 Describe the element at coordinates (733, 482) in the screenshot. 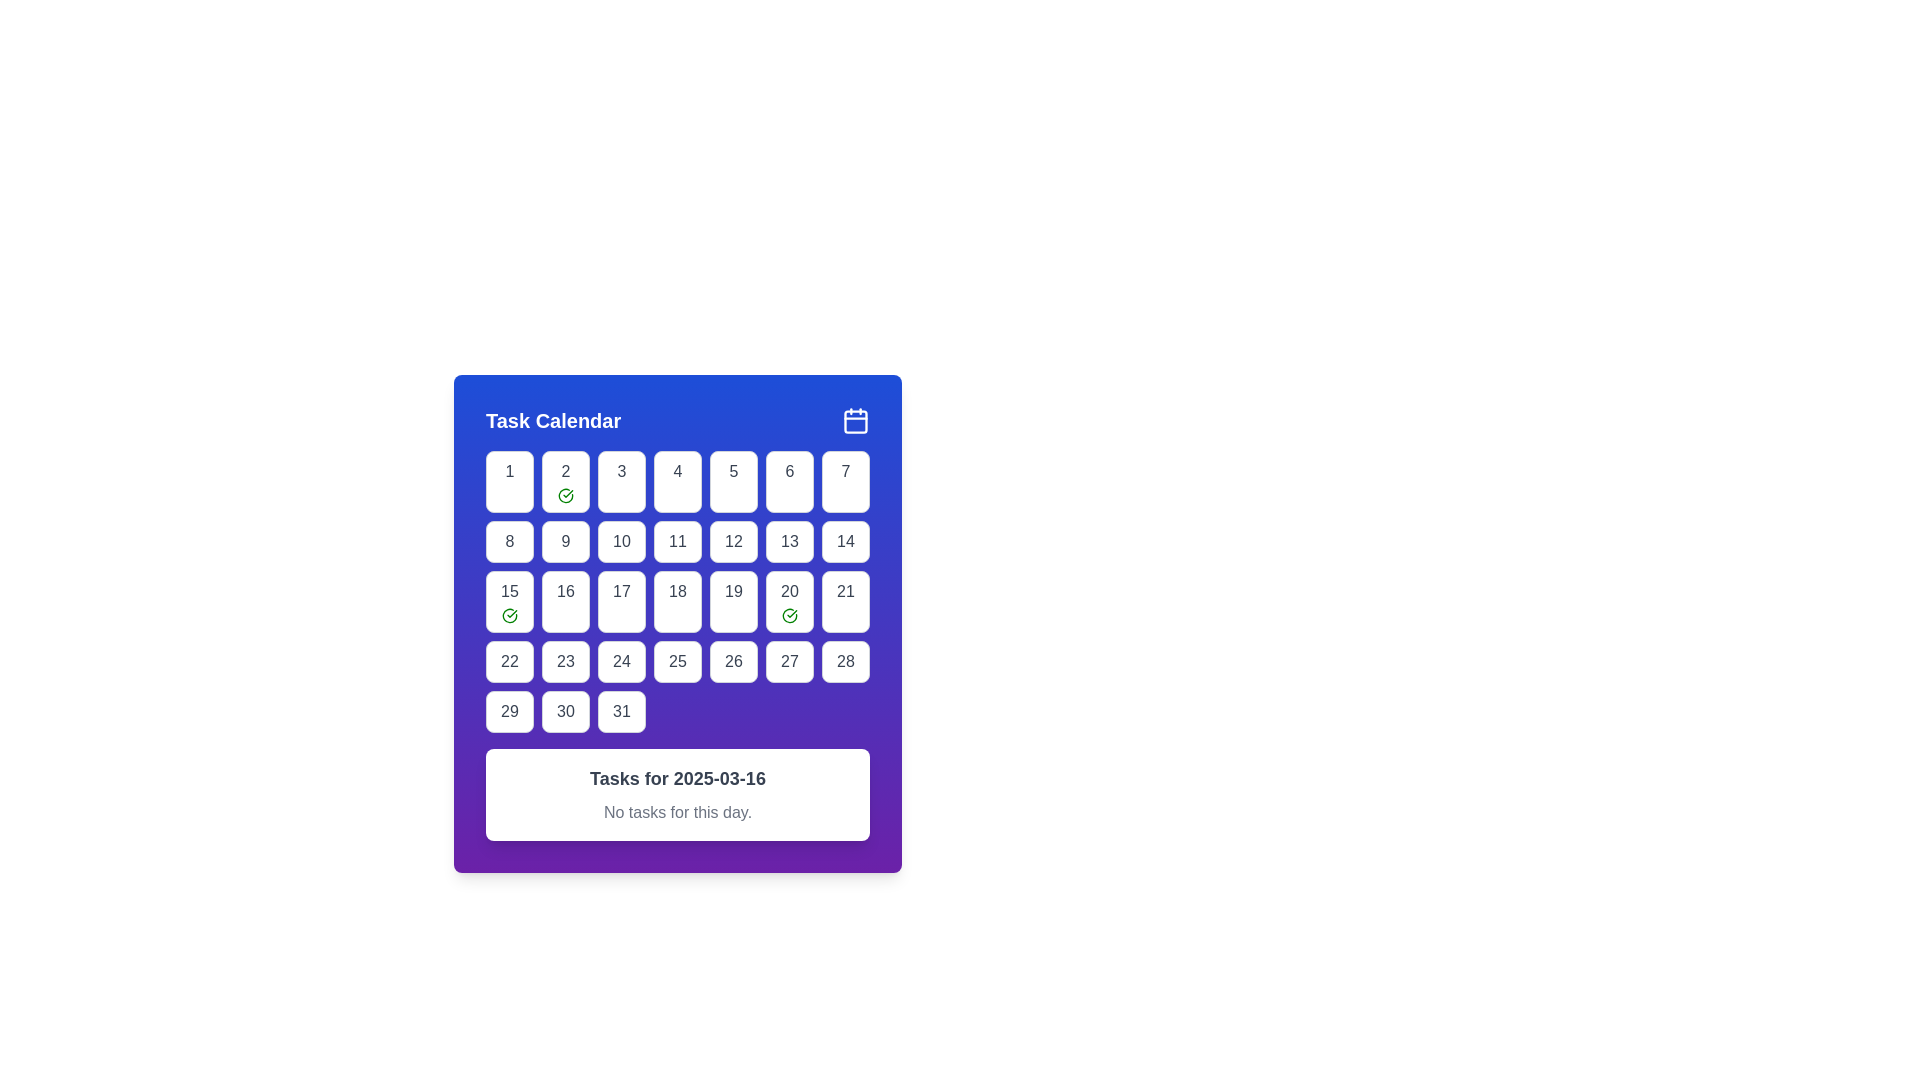

I see `the button labeled '5' in the top row of the grid layout` at that location.